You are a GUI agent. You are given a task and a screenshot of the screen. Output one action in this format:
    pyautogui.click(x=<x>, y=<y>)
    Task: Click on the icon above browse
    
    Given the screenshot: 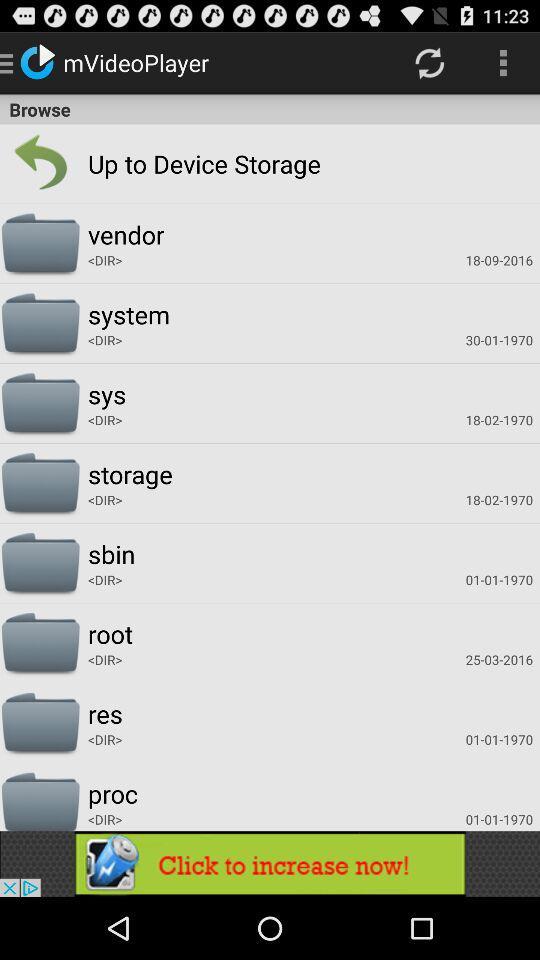 What is the action you would take?
    pyautogui.click(x=502, y=62)
    